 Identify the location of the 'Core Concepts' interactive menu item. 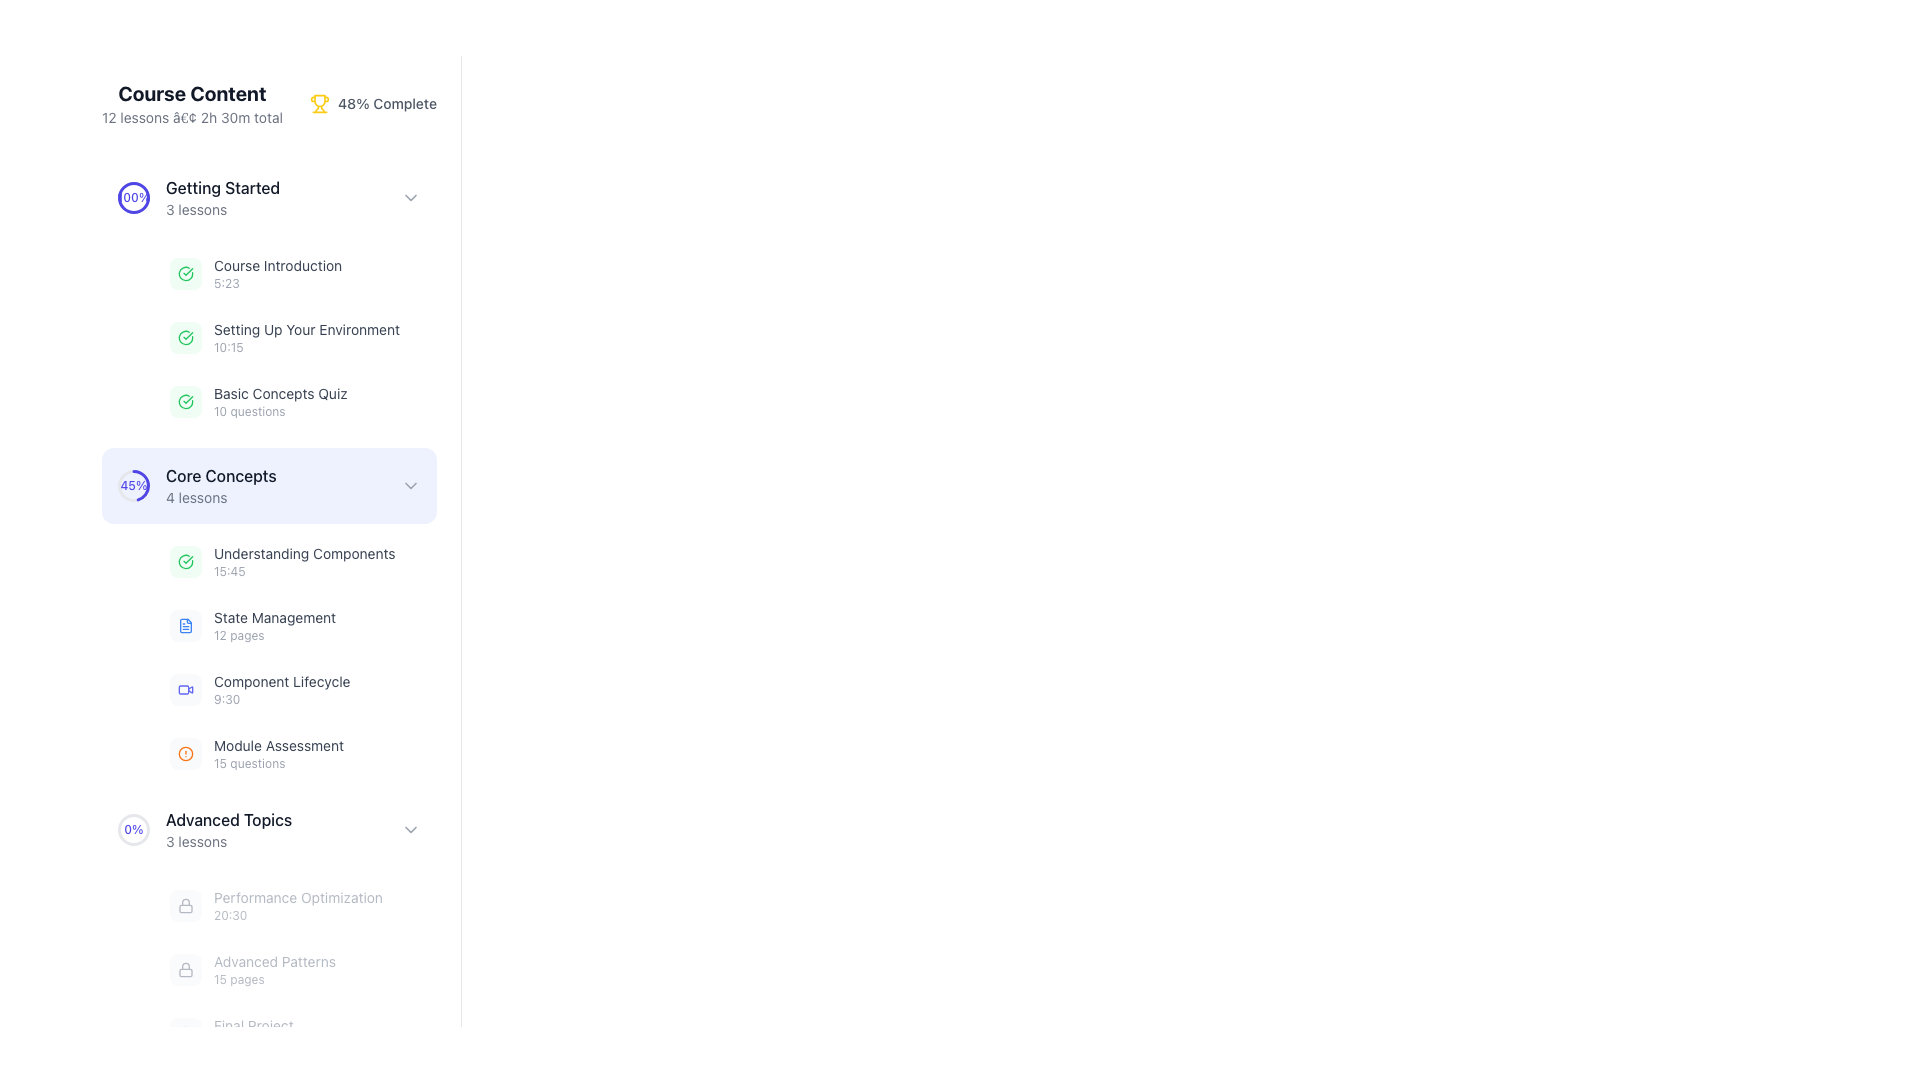
(268, 486).